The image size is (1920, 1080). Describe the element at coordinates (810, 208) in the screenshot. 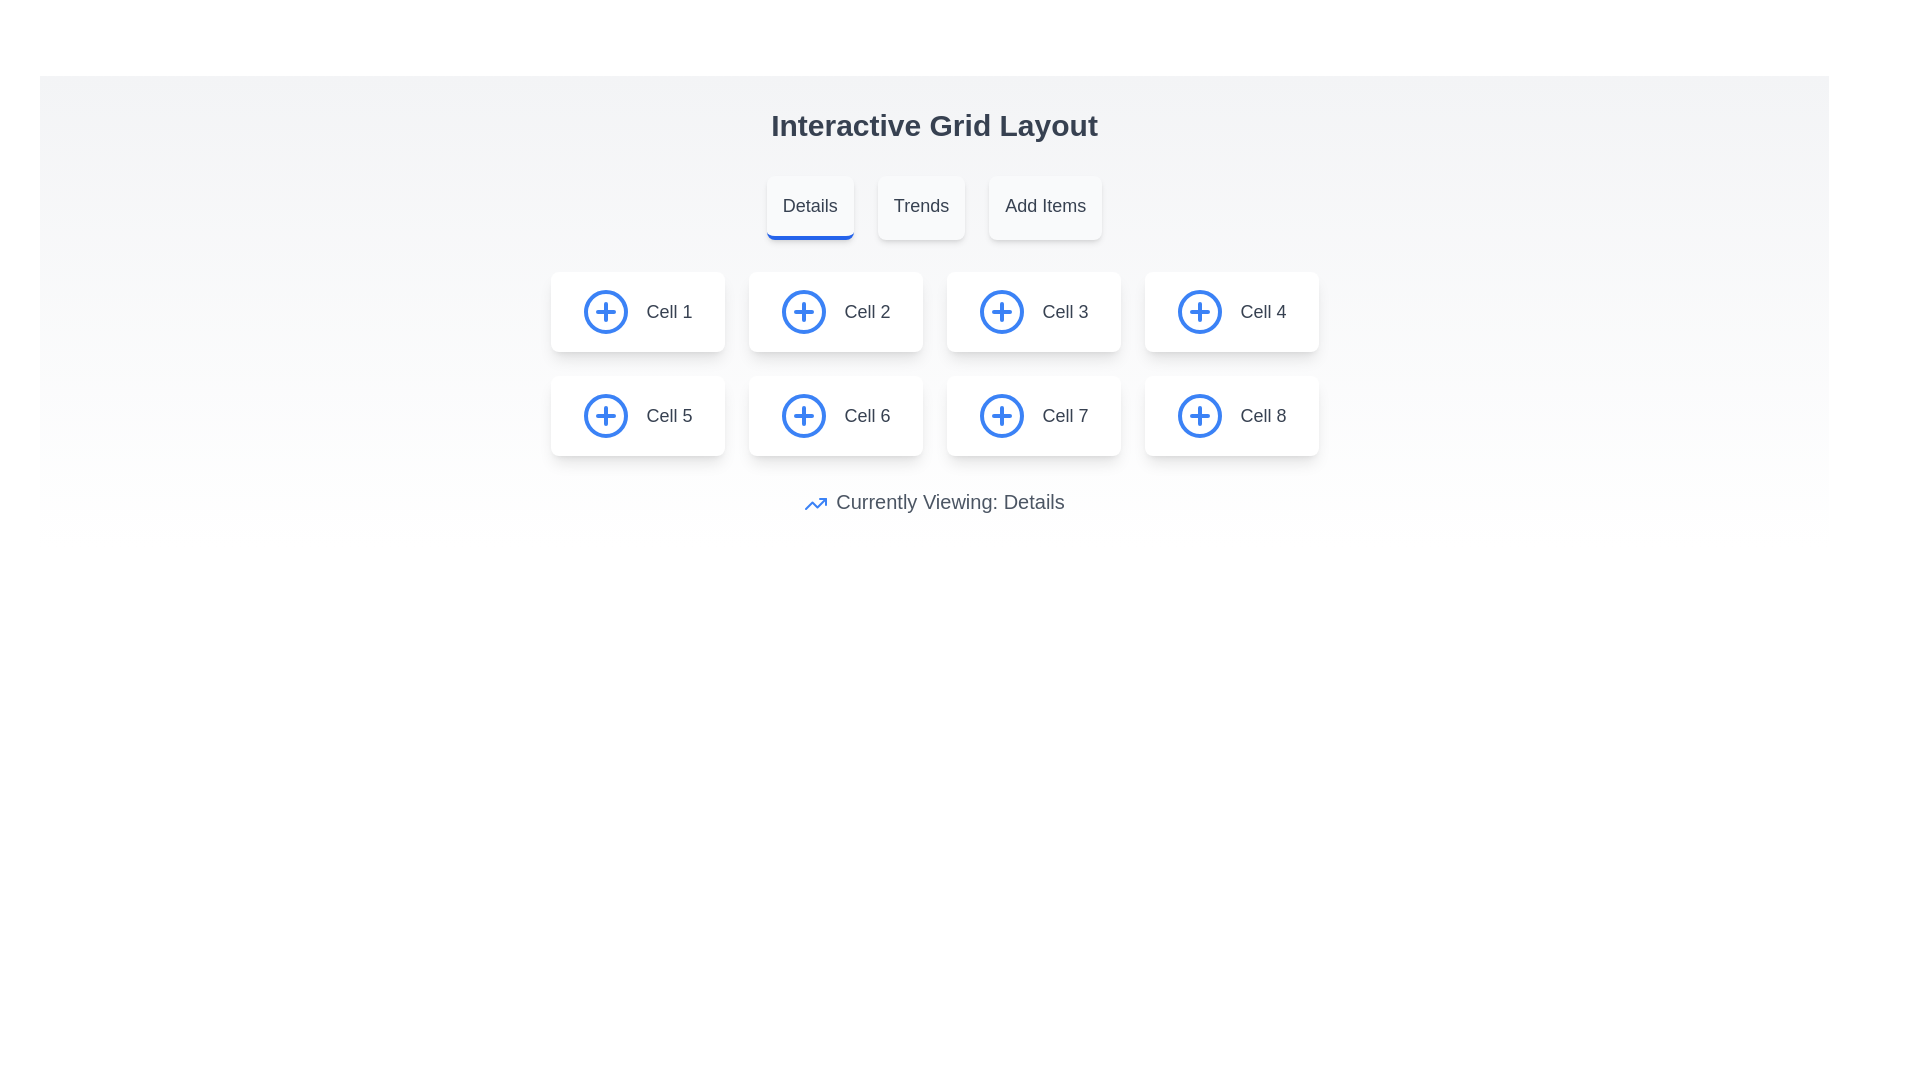

I see `the first rectangular button in a series of three, located to the left of the 'Trends' and 'Add Items' buttons in the header section, to change its appearance` at that location.